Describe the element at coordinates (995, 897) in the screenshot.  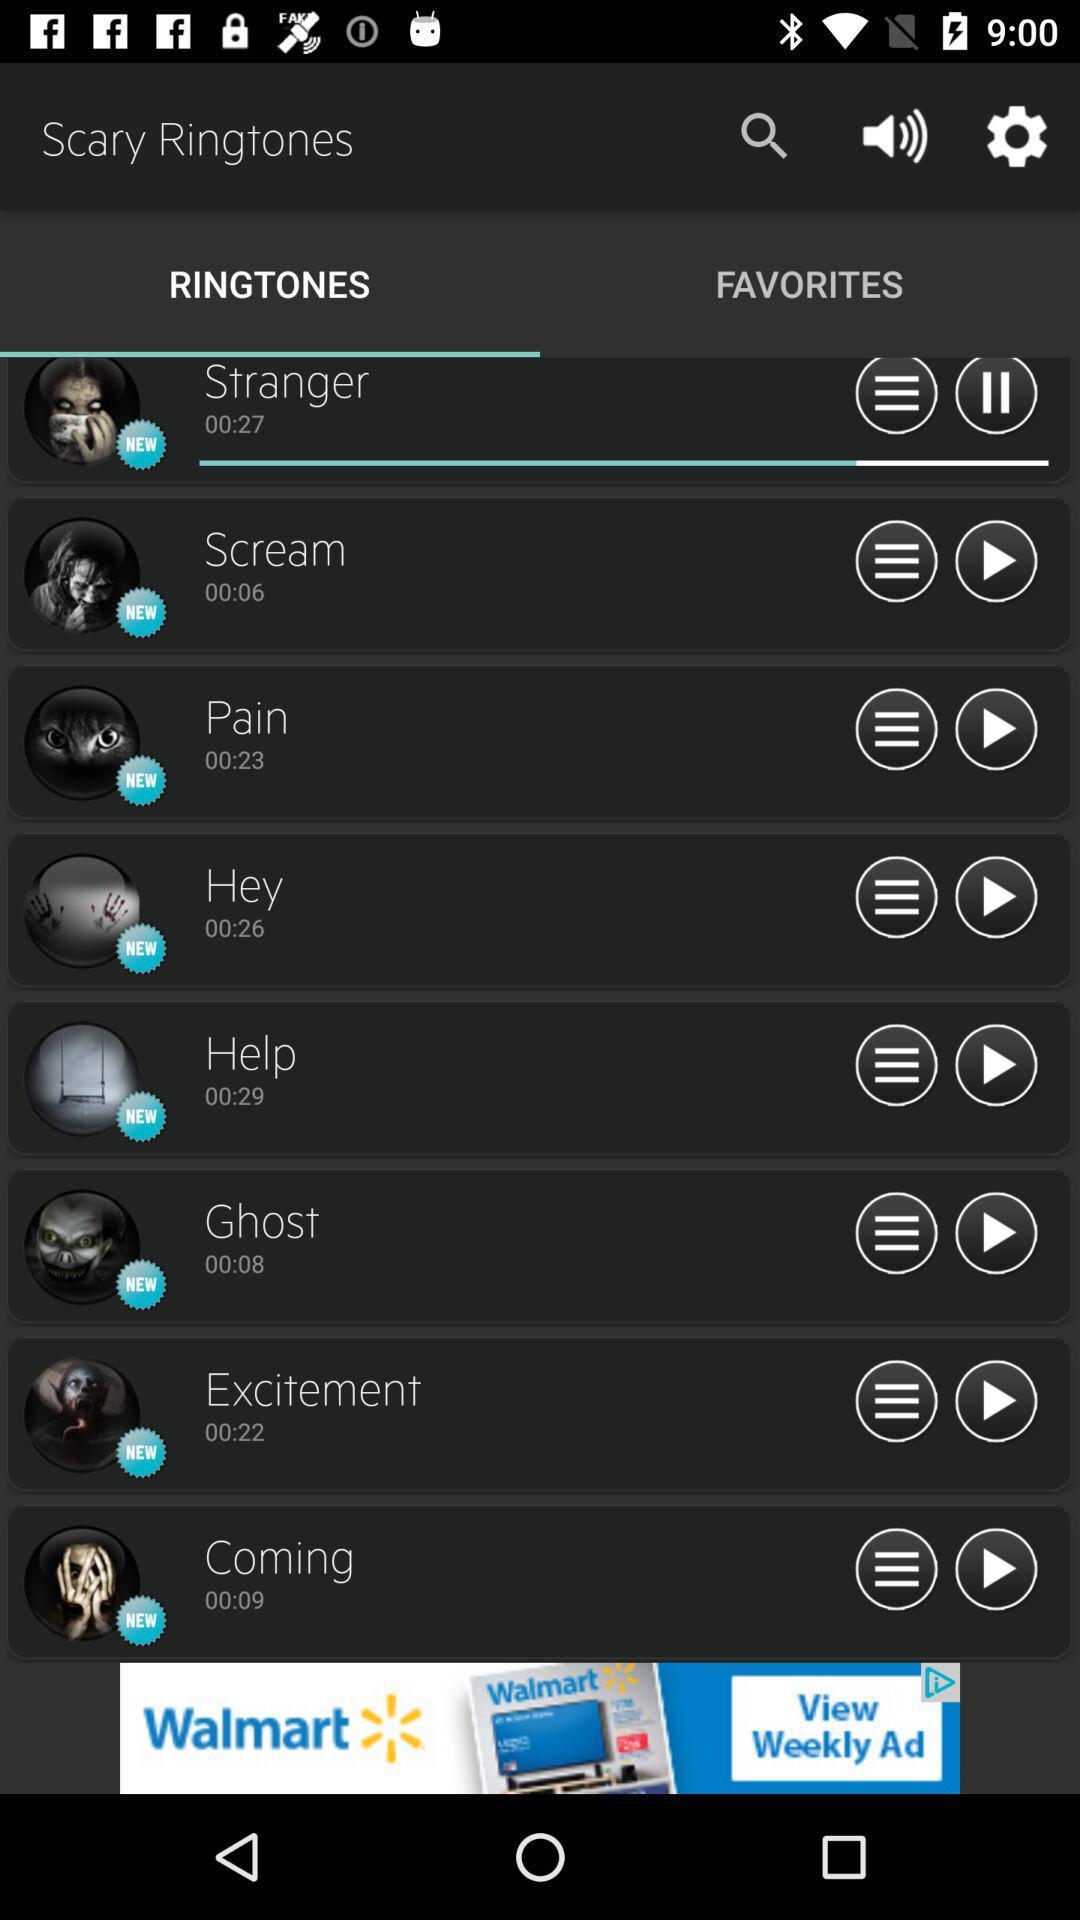
I see `play` at that location.